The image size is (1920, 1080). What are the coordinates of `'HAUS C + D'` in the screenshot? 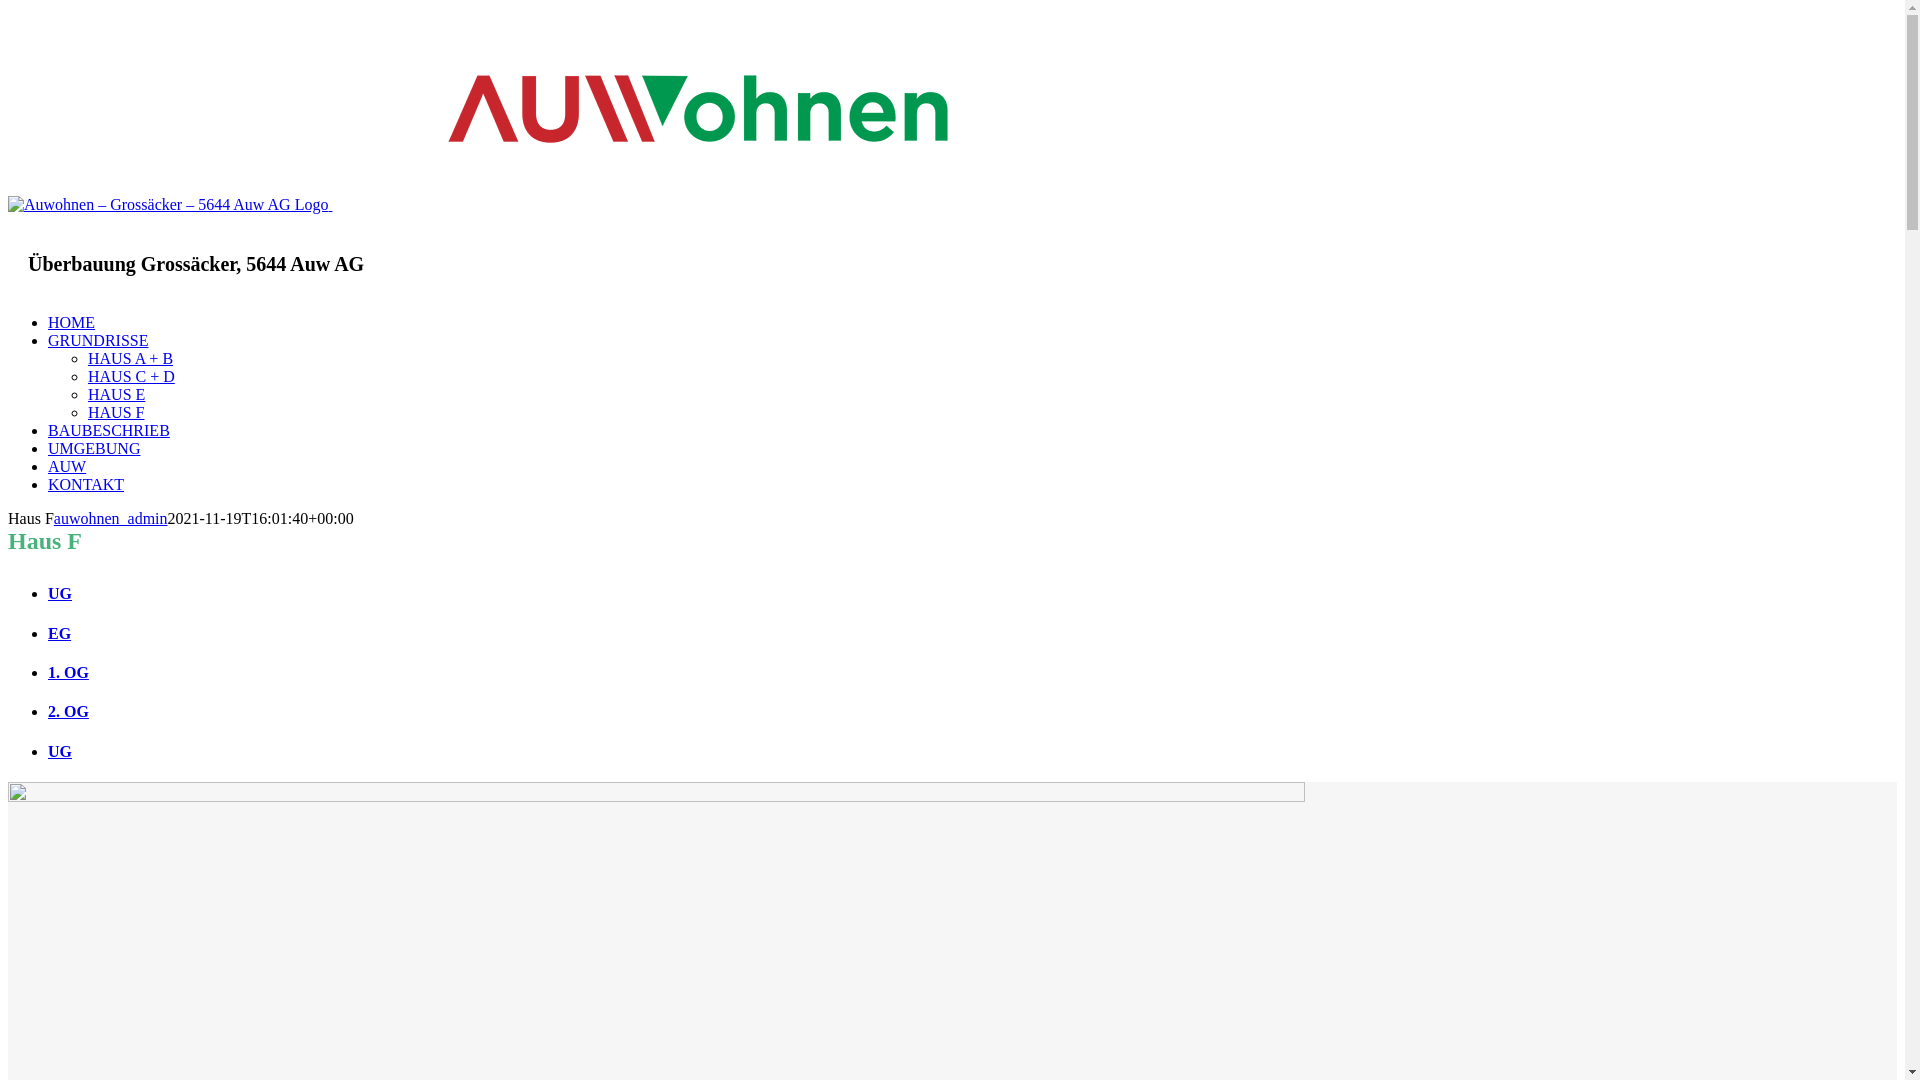 It's located at (130, 376).